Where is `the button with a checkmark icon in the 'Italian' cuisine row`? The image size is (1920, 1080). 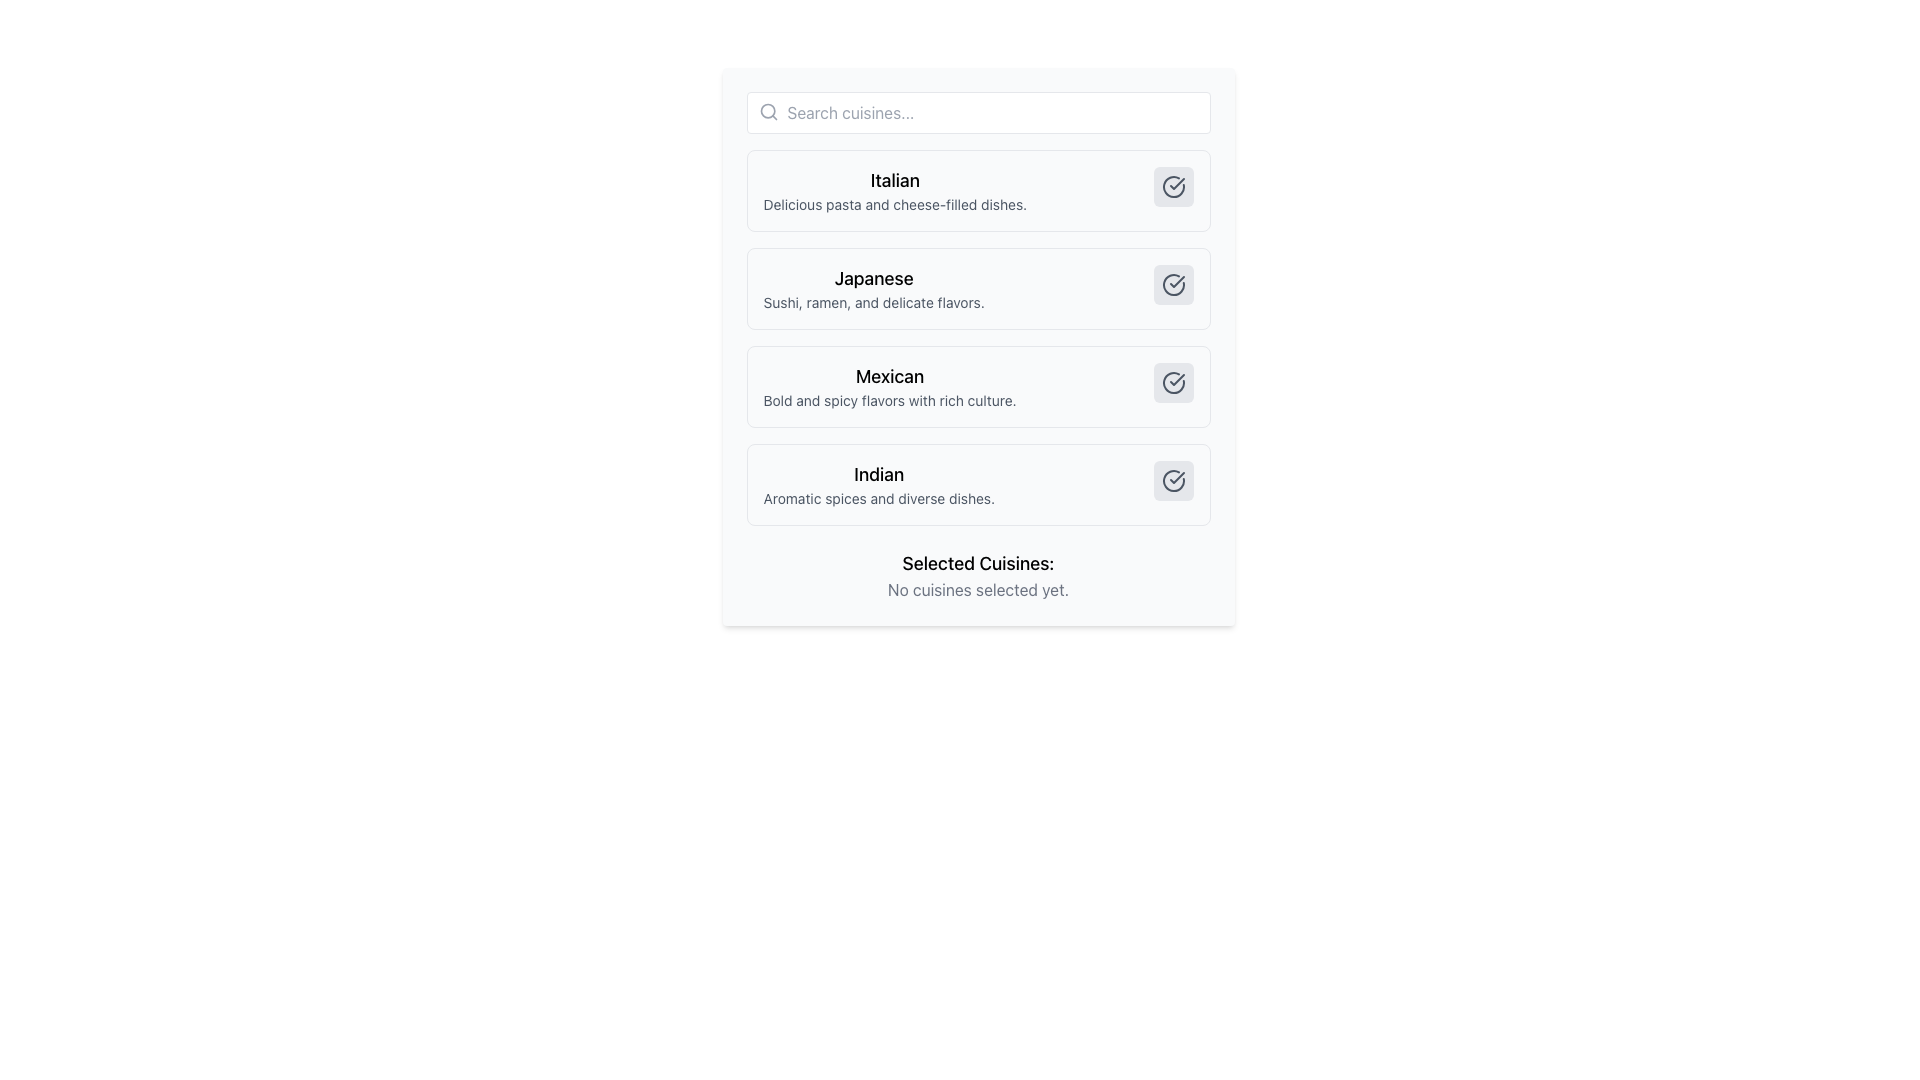 the button with a checkmark icon in the 'Italian' cuisine row is located at coordinates (1173, 186).